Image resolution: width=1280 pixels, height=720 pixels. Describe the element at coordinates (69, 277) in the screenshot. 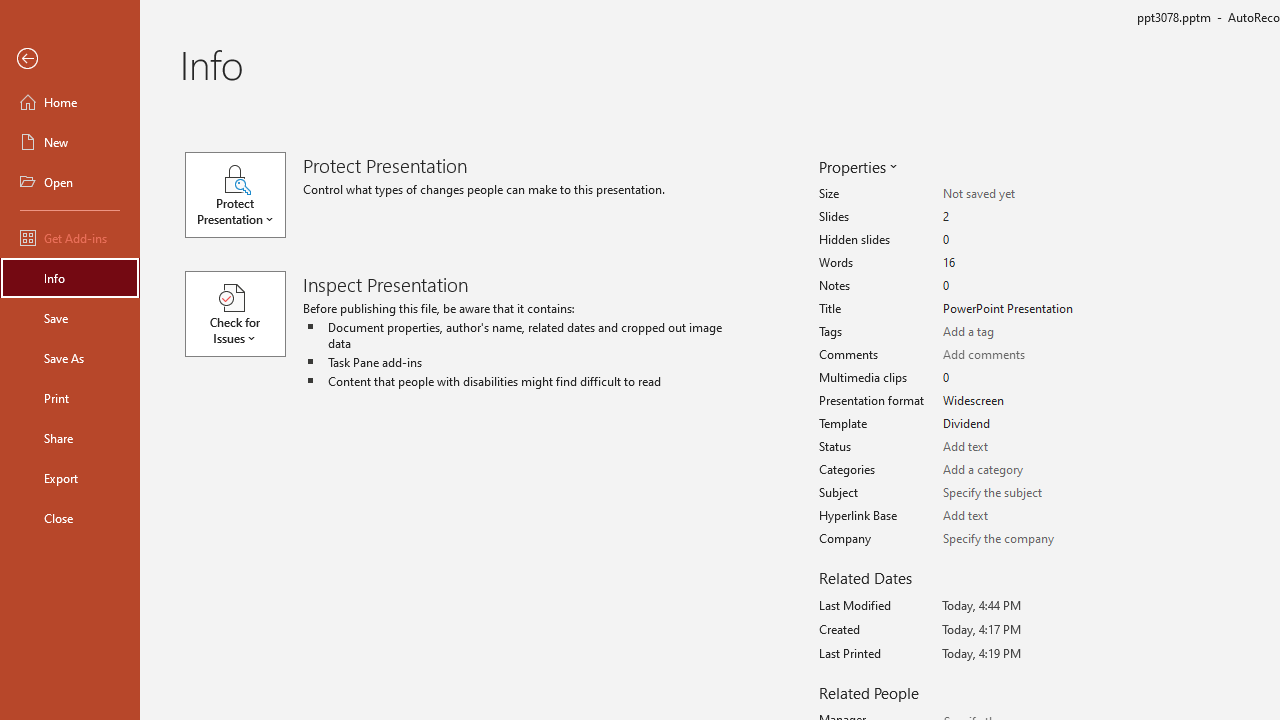

I see `'Info'` at that location.